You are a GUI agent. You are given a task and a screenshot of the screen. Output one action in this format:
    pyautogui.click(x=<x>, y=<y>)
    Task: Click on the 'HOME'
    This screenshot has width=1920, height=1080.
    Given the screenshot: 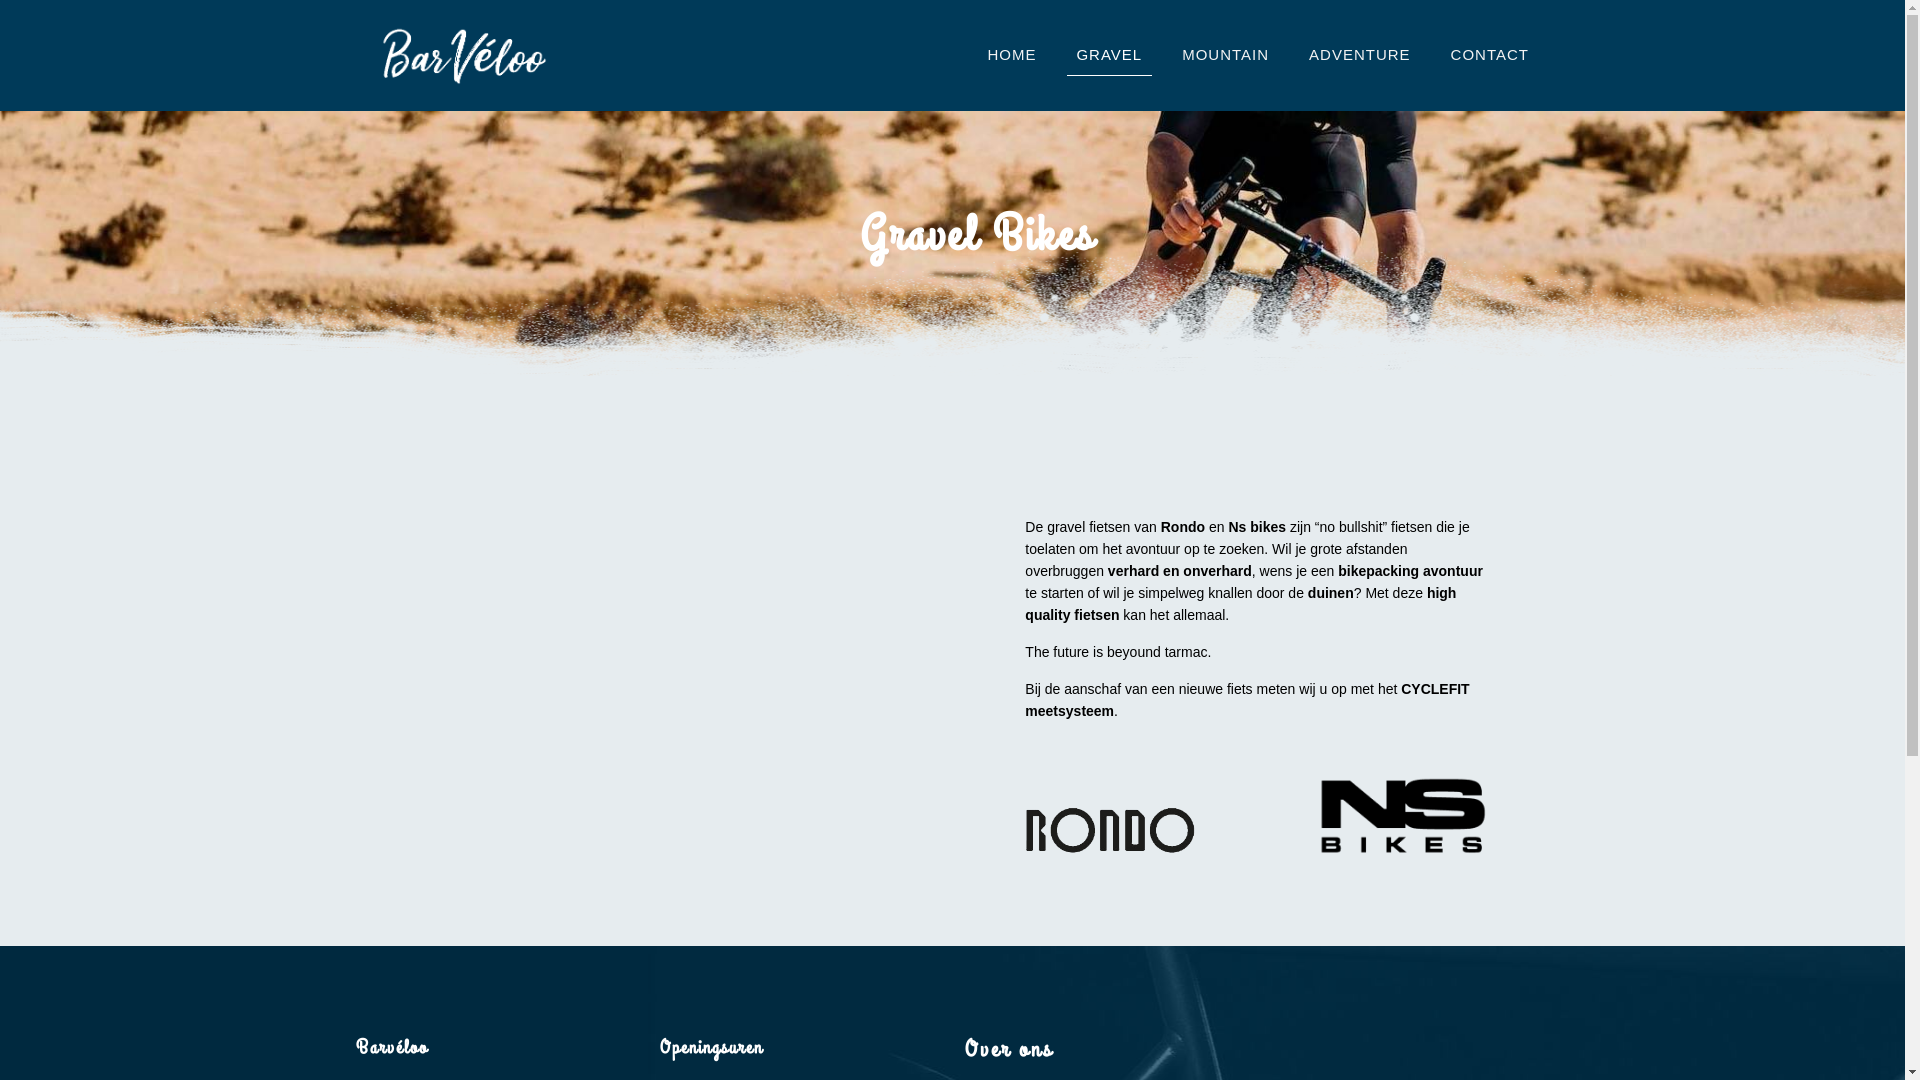 What is the action you would take?
    pyautogui.click(x=1011, y=53)
    